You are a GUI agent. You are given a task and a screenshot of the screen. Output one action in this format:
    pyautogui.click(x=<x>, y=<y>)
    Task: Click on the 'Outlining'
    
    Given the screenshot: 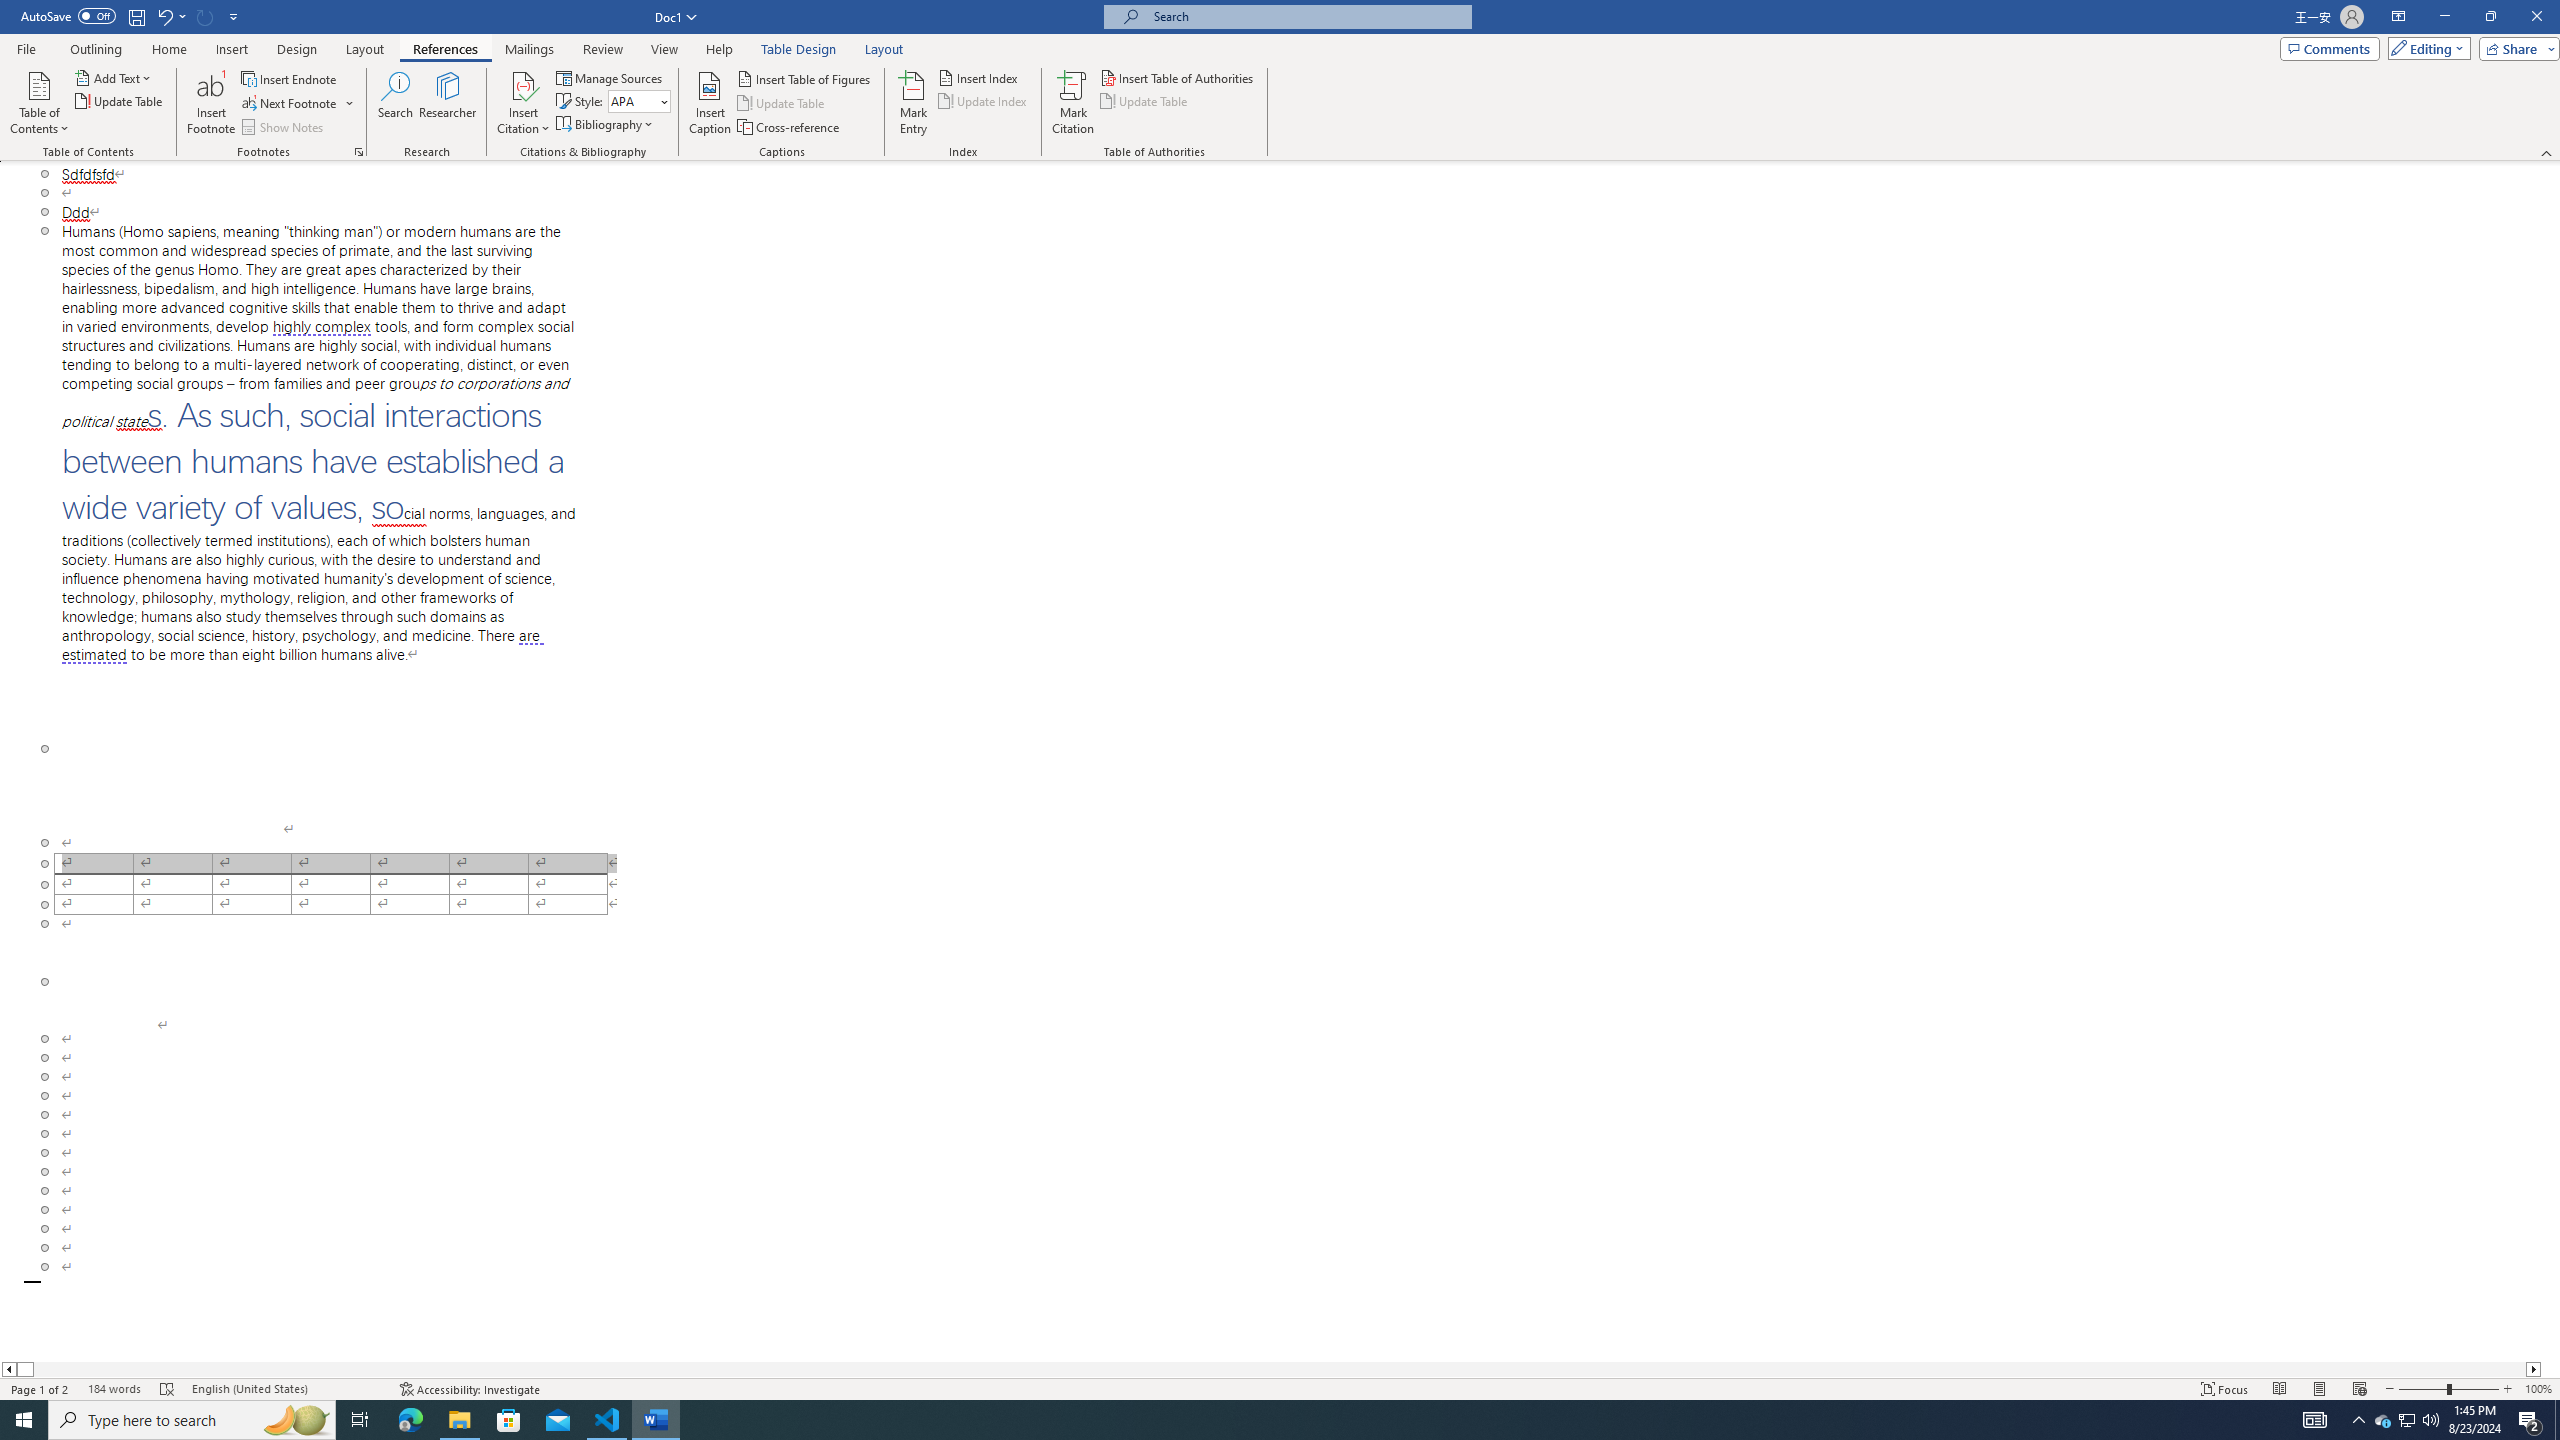 What is the action you would take?
    pyautogui.click(x=95, y=49)
    